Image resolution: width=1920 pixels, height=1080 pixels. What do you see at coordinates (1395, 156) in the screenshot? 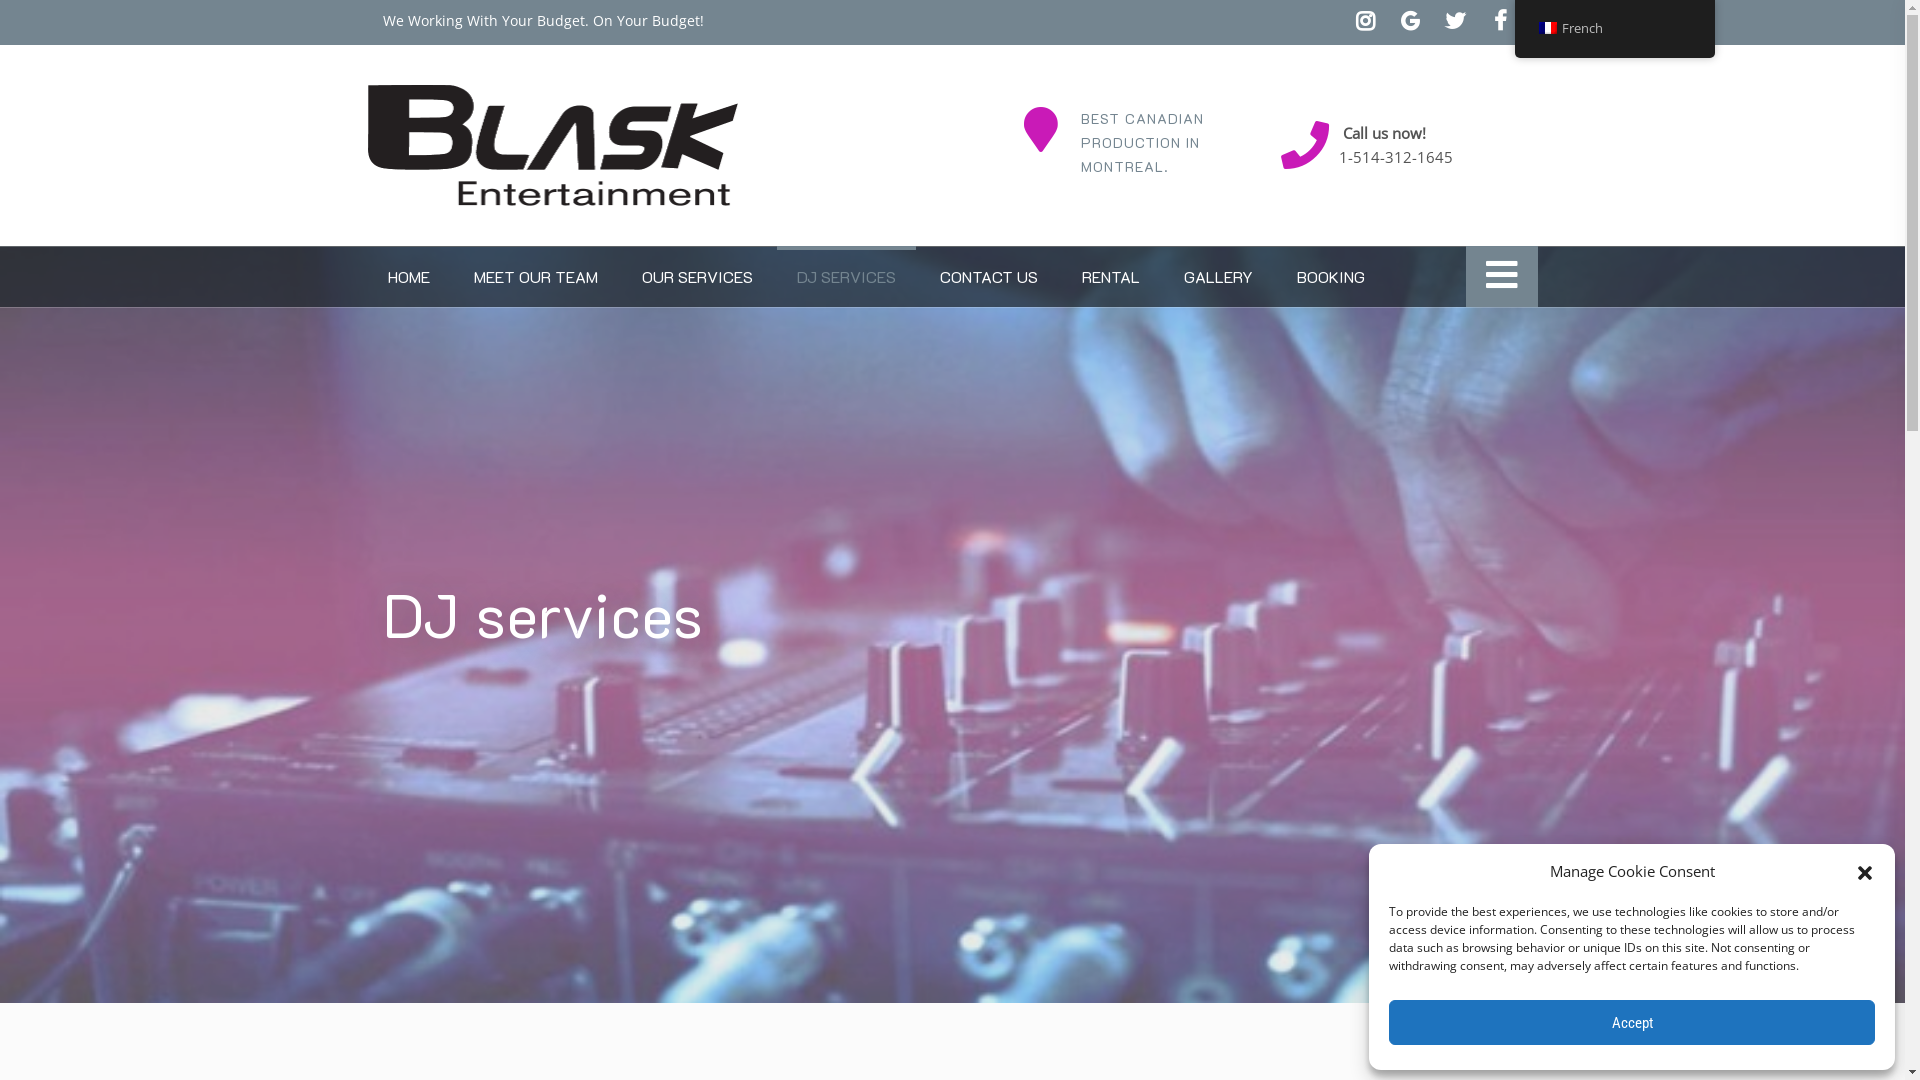
I see `'1-514-312-1645'` at bounding box center [1395, 156].